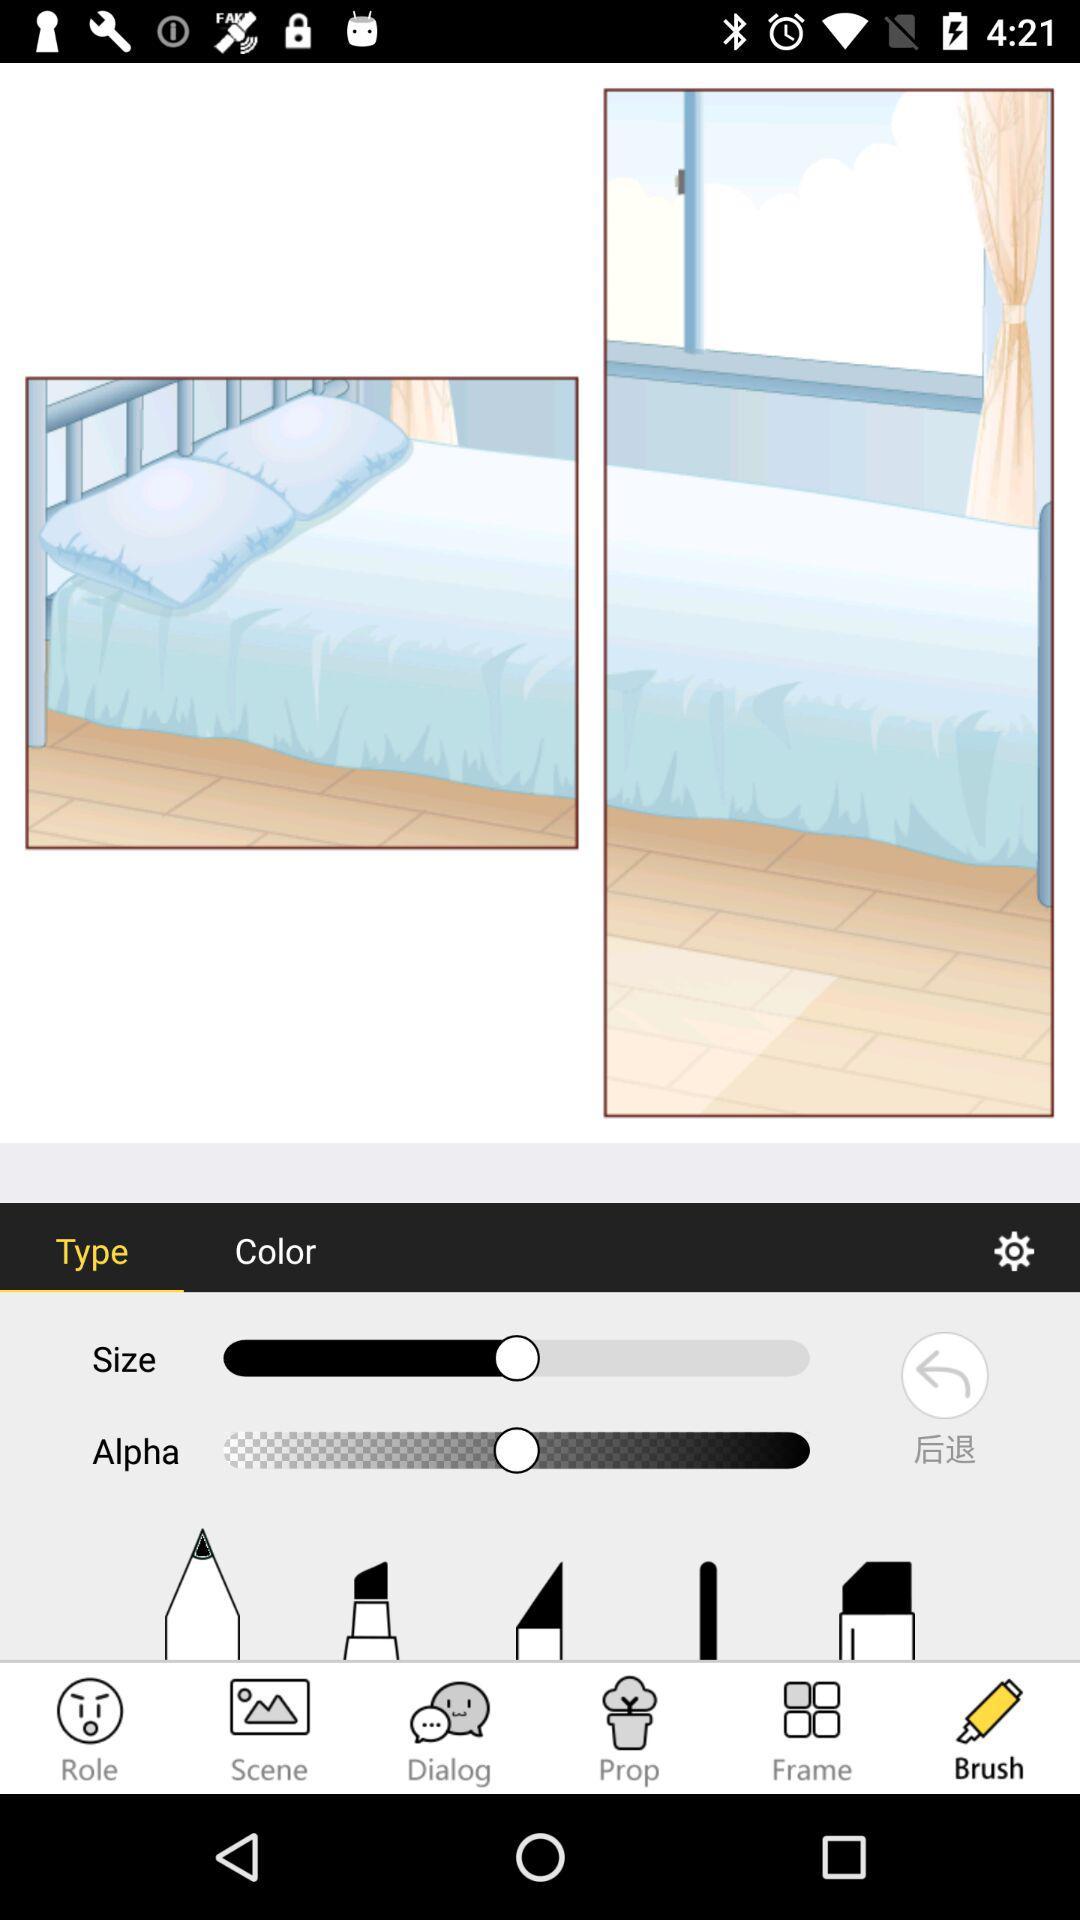  What do you see at coordinates (88, 1730) in the screenshot?
I see `the emoji icon` at bounding box center [88, 1730].